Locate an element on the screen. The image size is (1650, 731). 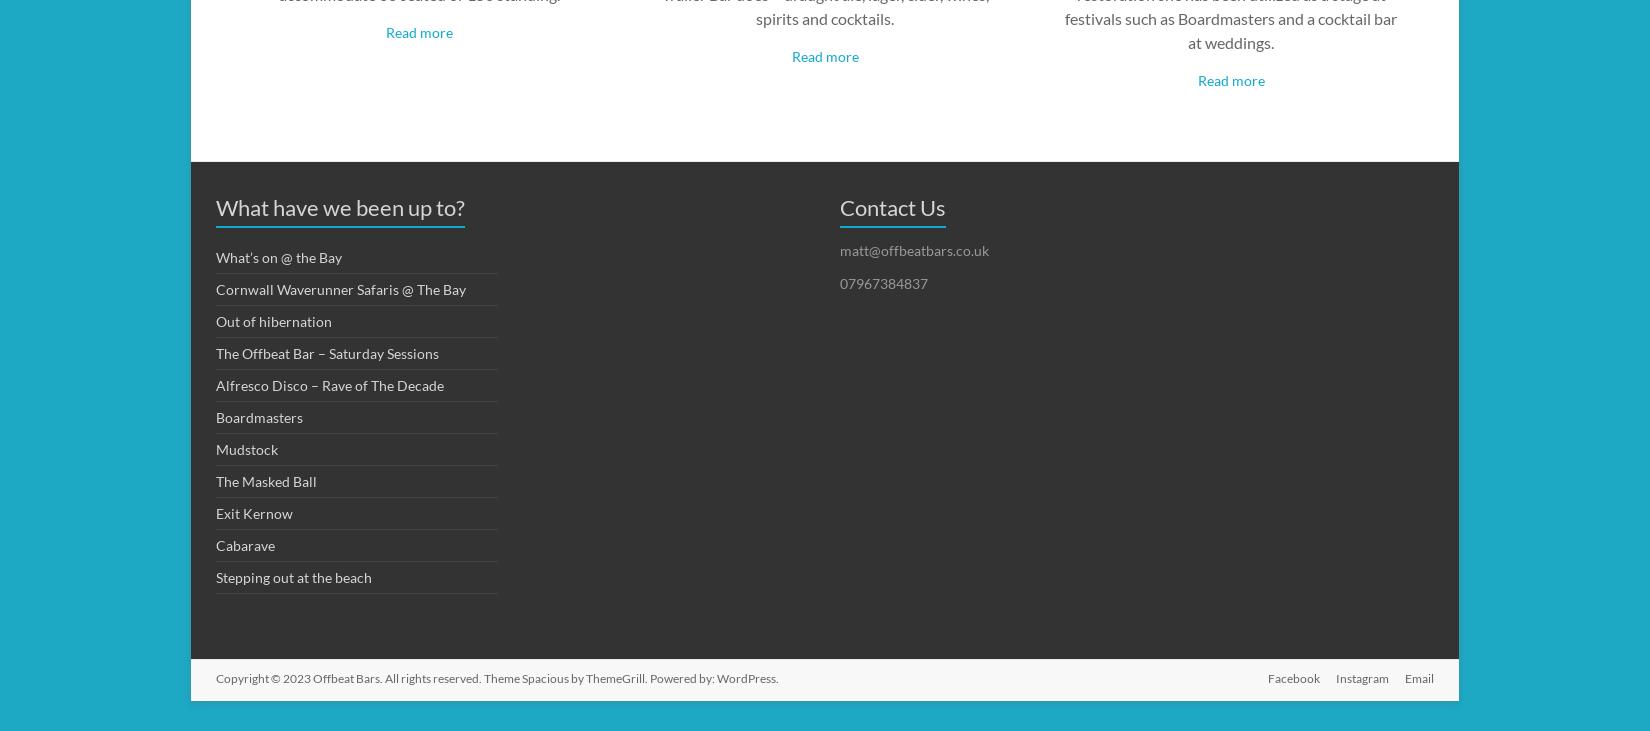
'Boardmasters' is located at coordinates (259, 416).